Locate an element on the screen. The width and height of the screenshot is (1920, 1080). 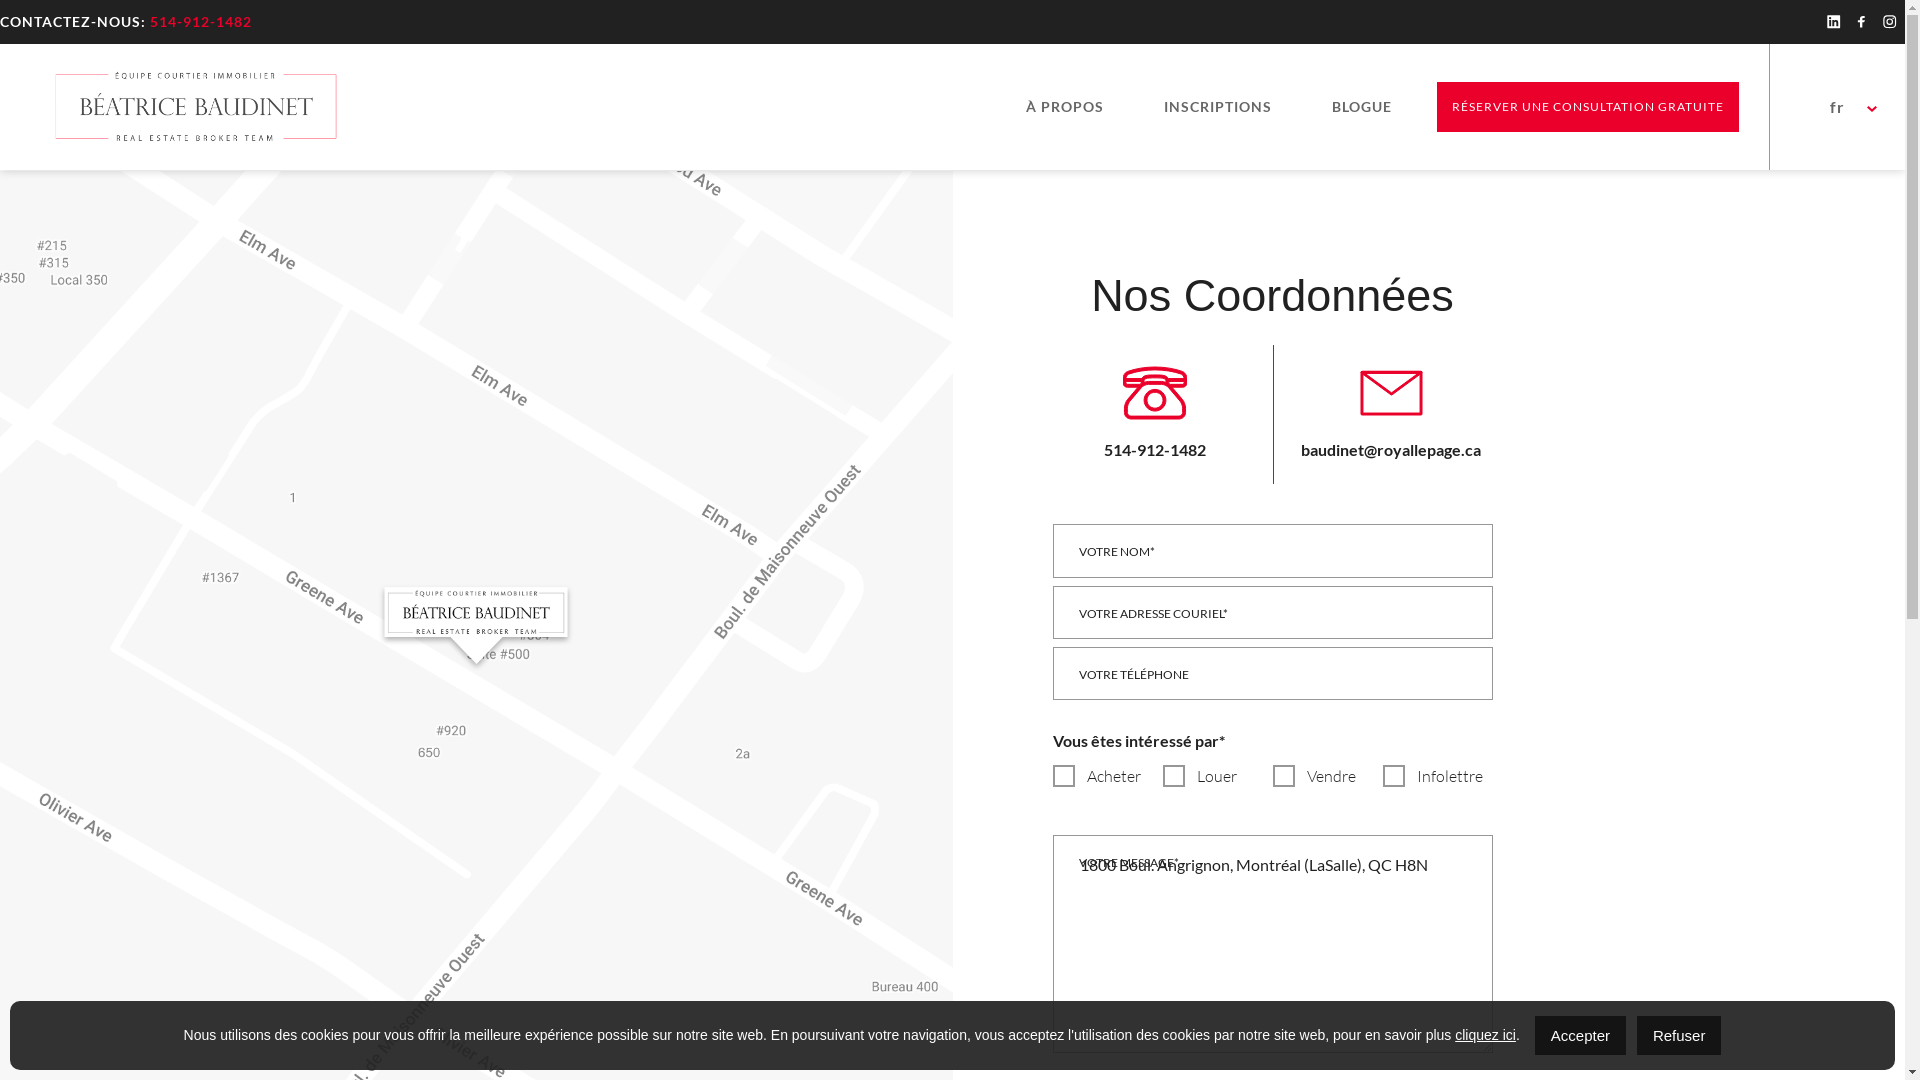
'cliquez ici' is located at coordinates (1485, 1034).